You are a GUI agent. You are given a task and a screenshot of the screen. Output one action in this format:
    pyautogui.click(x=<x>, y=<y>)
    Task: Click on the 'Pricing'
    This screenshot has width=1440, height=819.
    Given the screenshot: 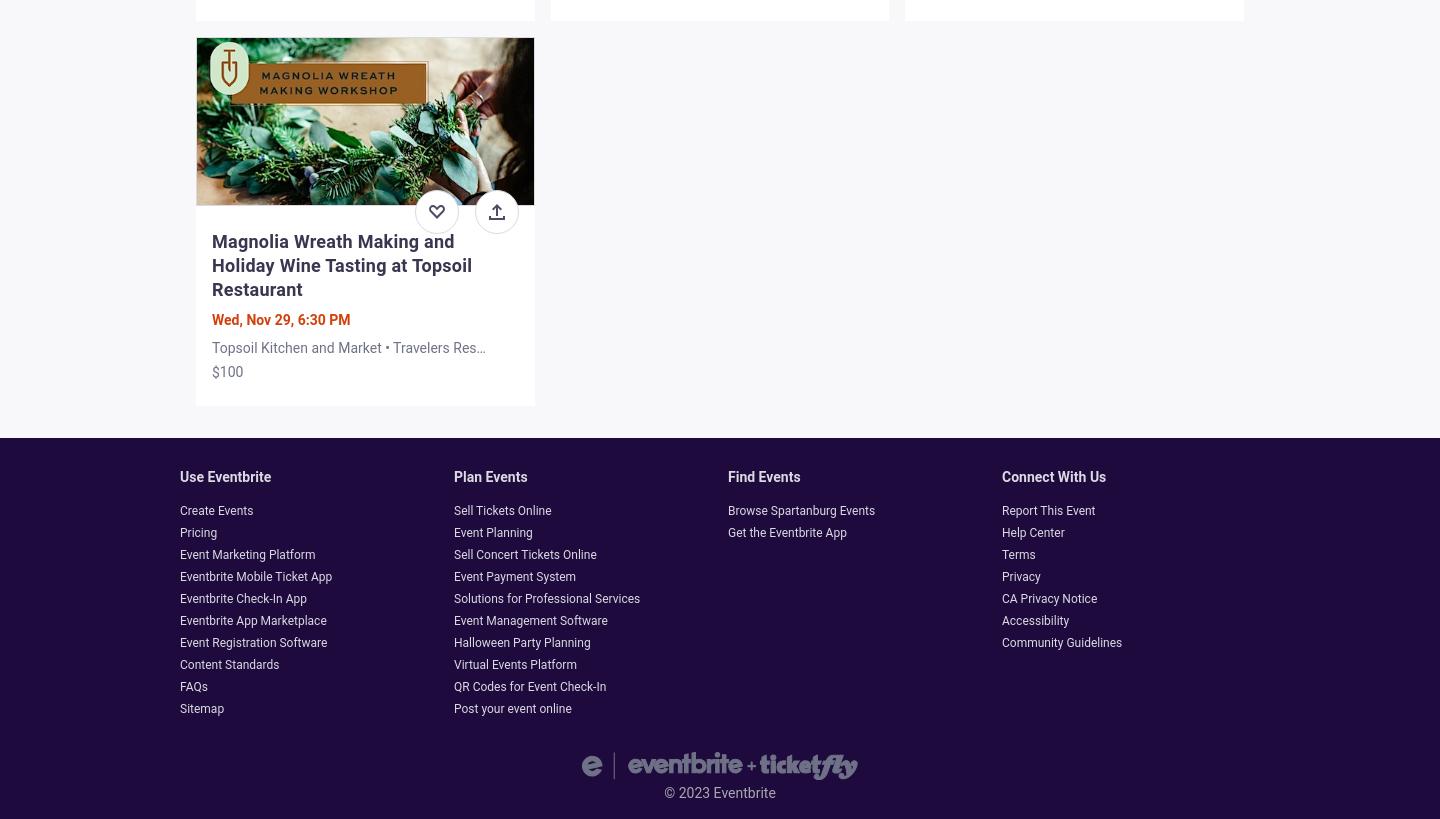 What is the action you would take?
    pyautogui.click(x=198, y=533)
    